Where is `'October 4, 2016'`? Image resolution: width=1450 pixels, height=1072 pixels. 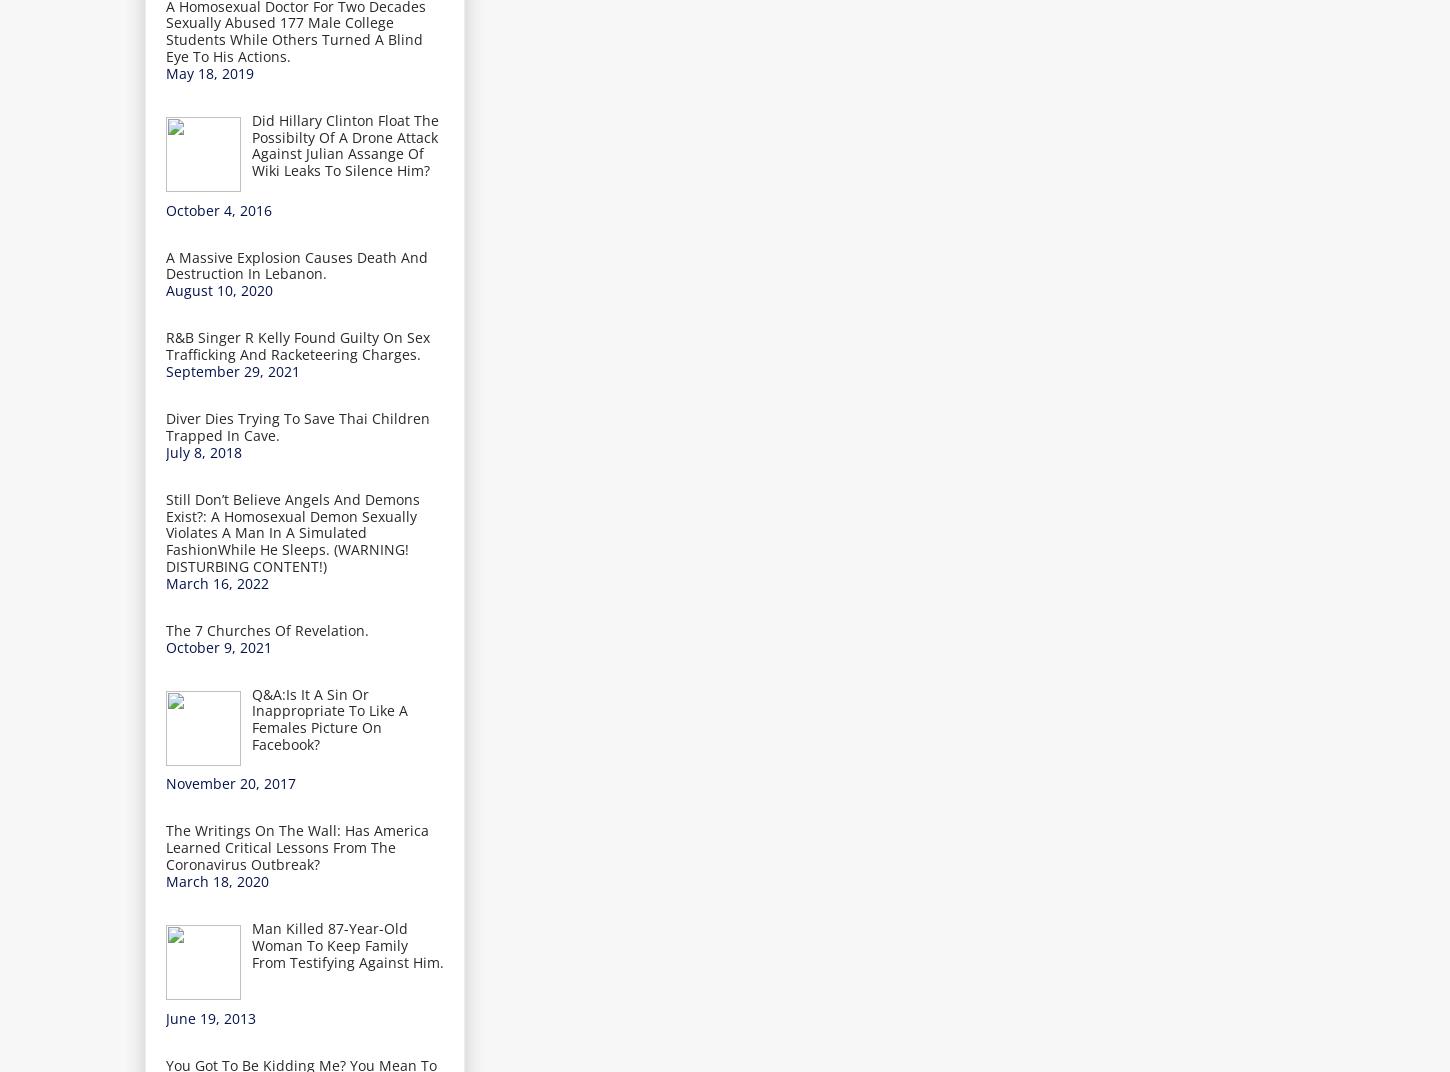 'October 4, 2016' is located at coordinates (217, 209).